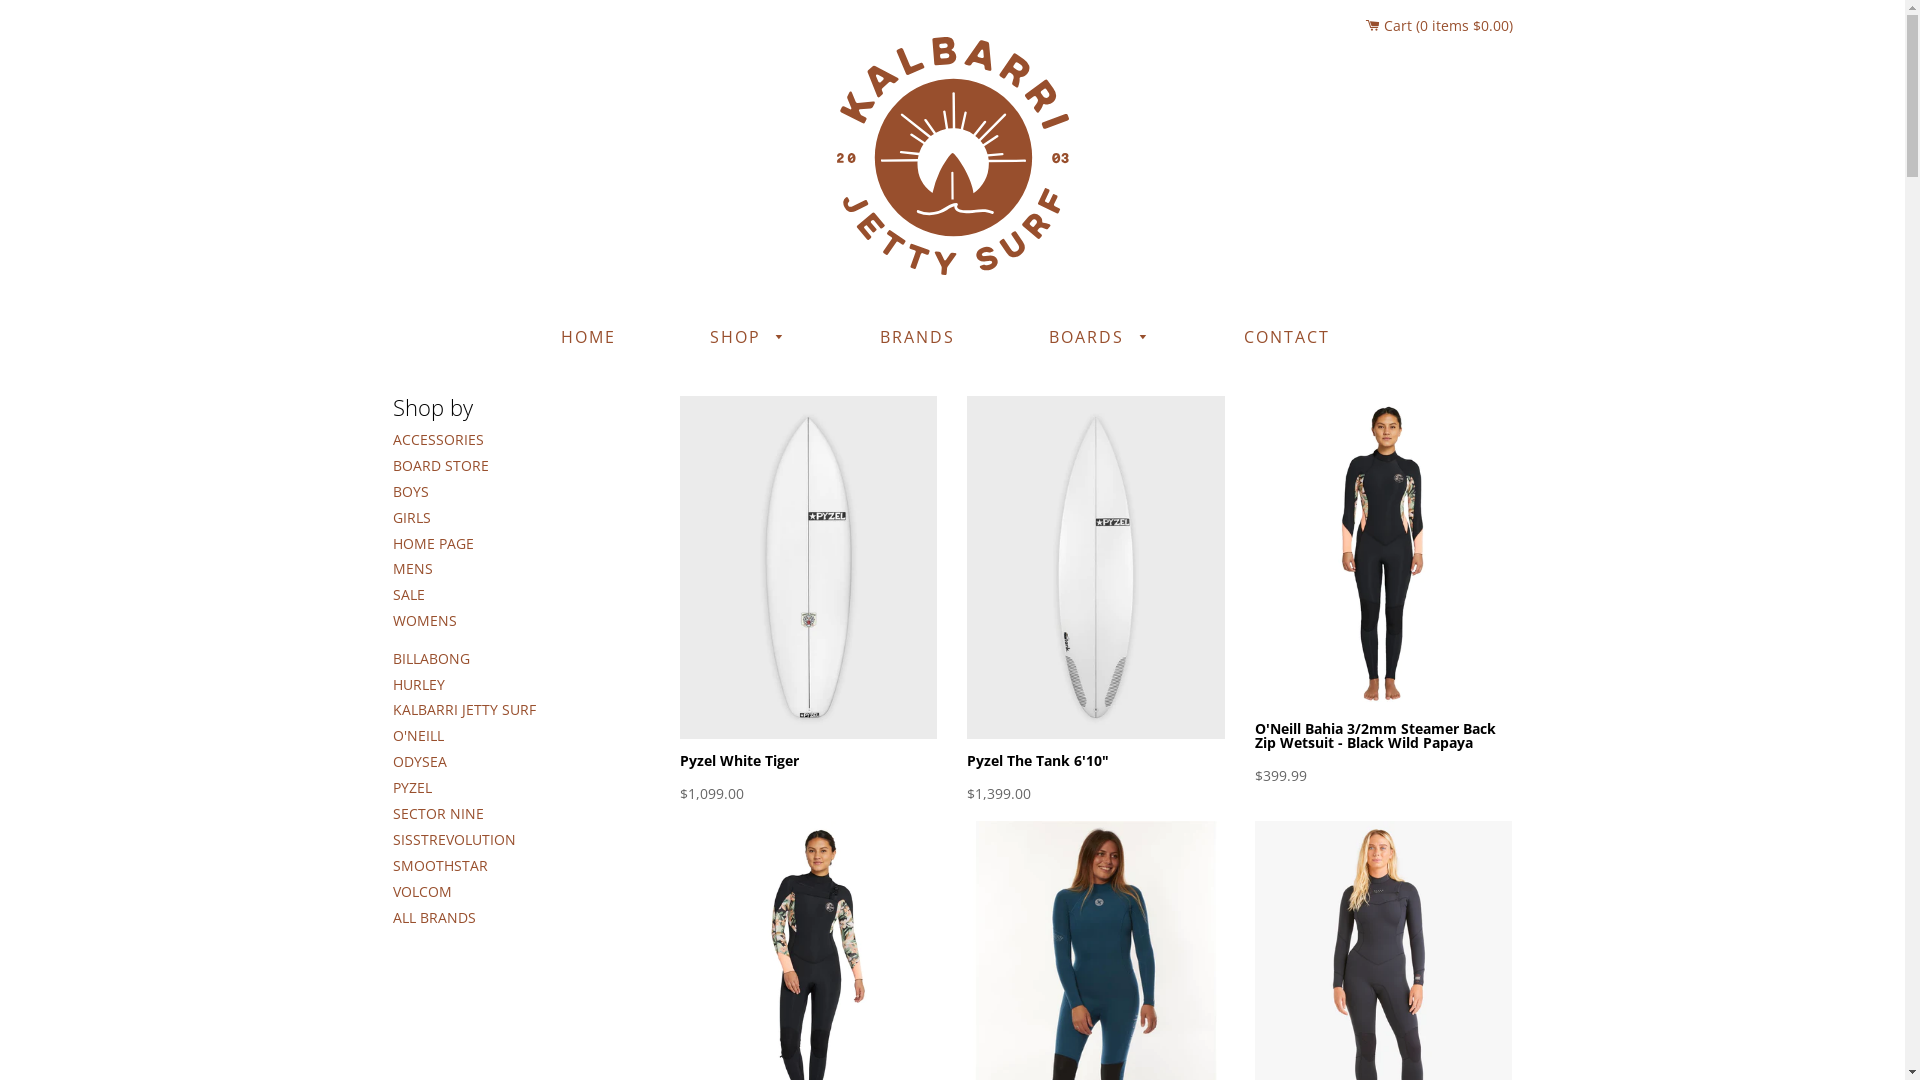 The width and height of the screenshot is (1920, 1080). Describe the element at coordinates (746, 337) in the screenshot. I see `'SHOP'` at that location.